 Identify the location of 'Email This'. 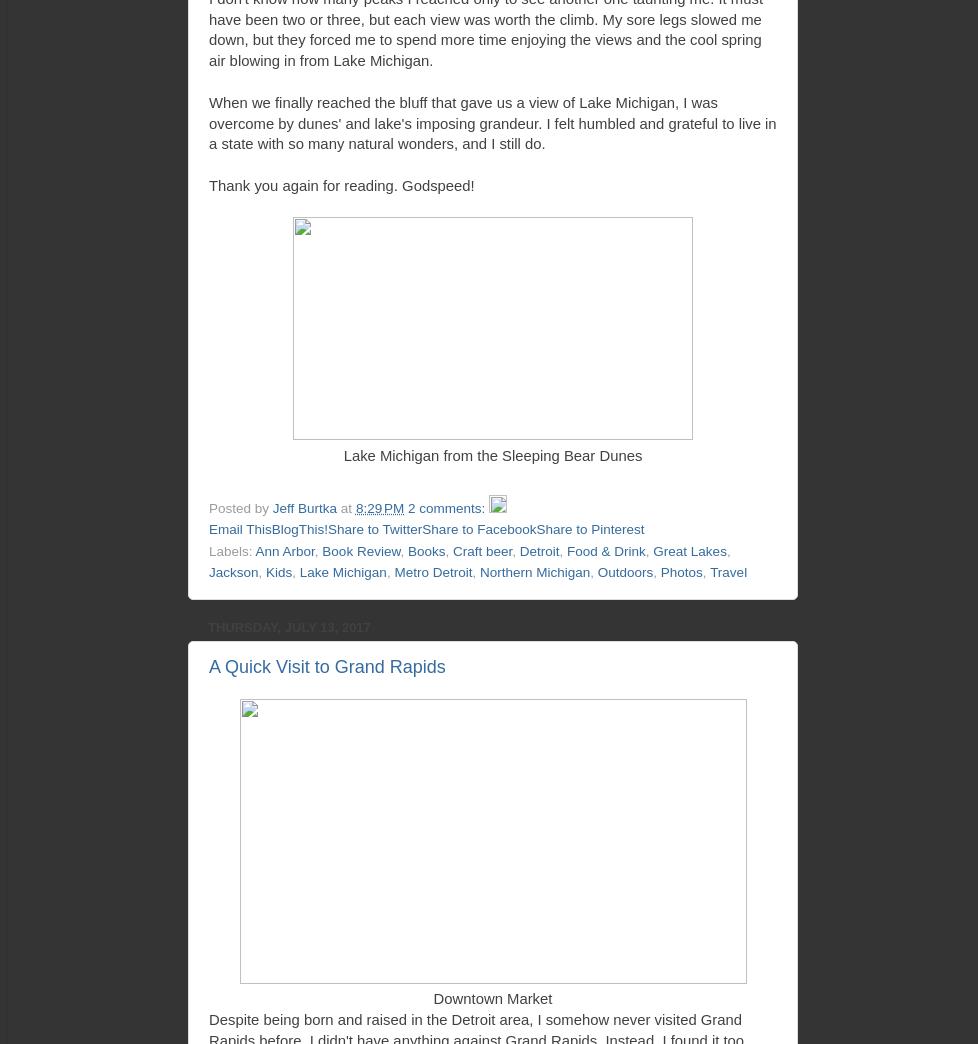
(240, 528).